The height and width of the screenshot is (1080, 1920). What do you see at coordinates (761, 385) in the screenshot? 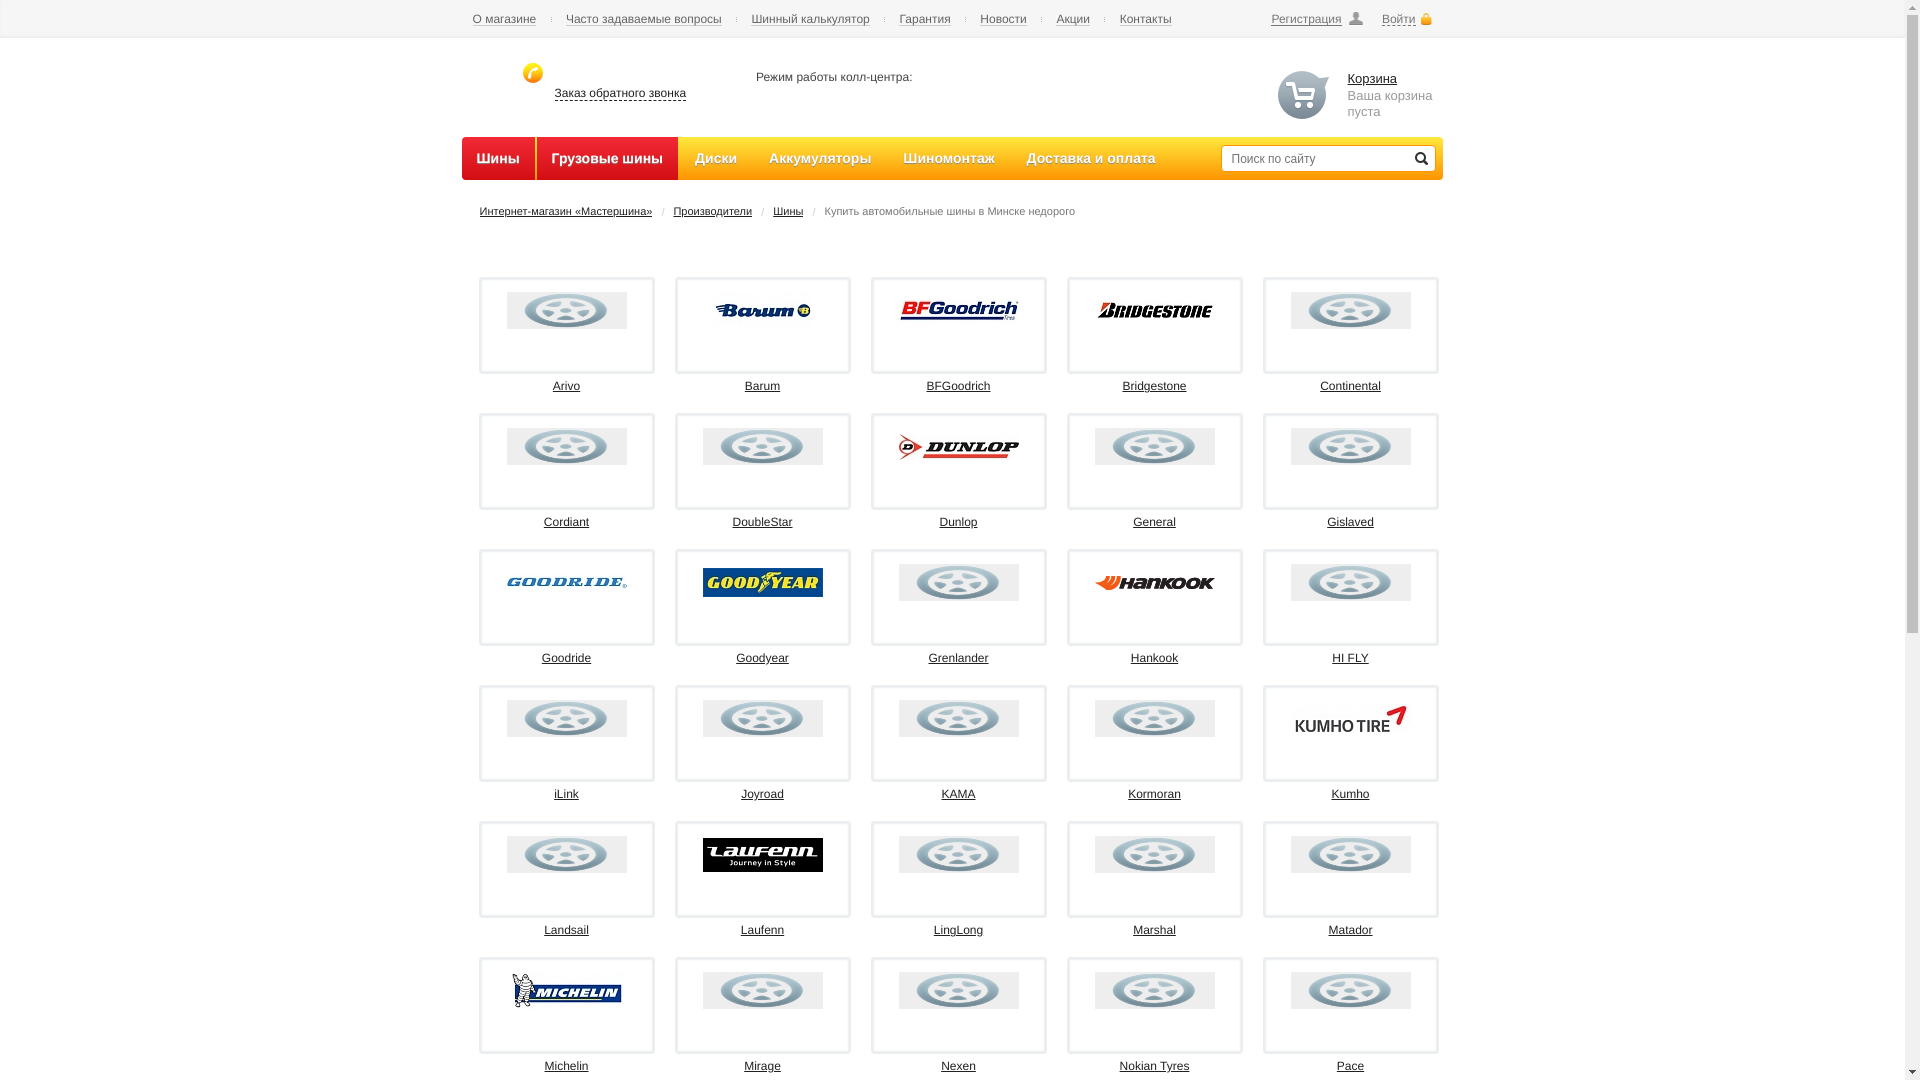
I see `'Barum'` at bounding box center [761, 385].